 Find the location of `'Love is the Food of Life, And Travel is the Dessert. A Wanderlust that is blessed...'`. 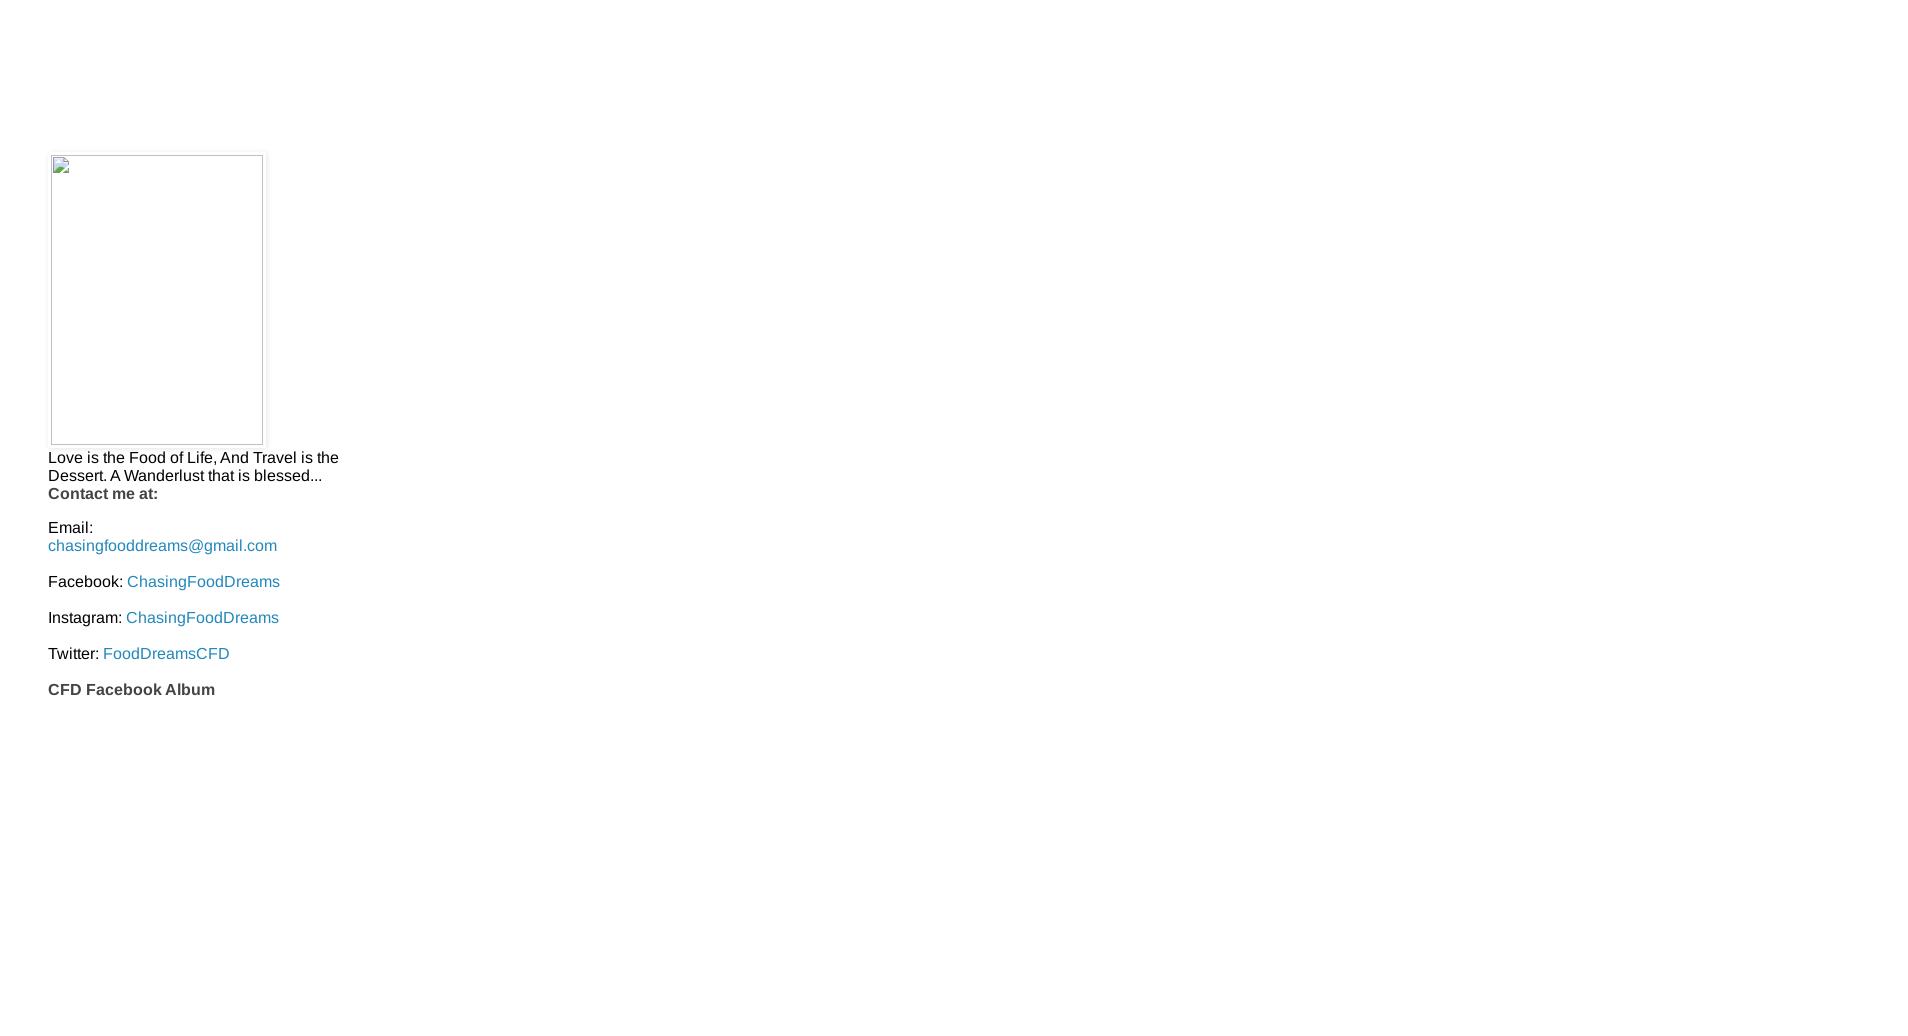

'Love is the Food of Life, And Travel is the Dessert. A Wanderlust that is blessed...' is located at coordinates (192, 465).